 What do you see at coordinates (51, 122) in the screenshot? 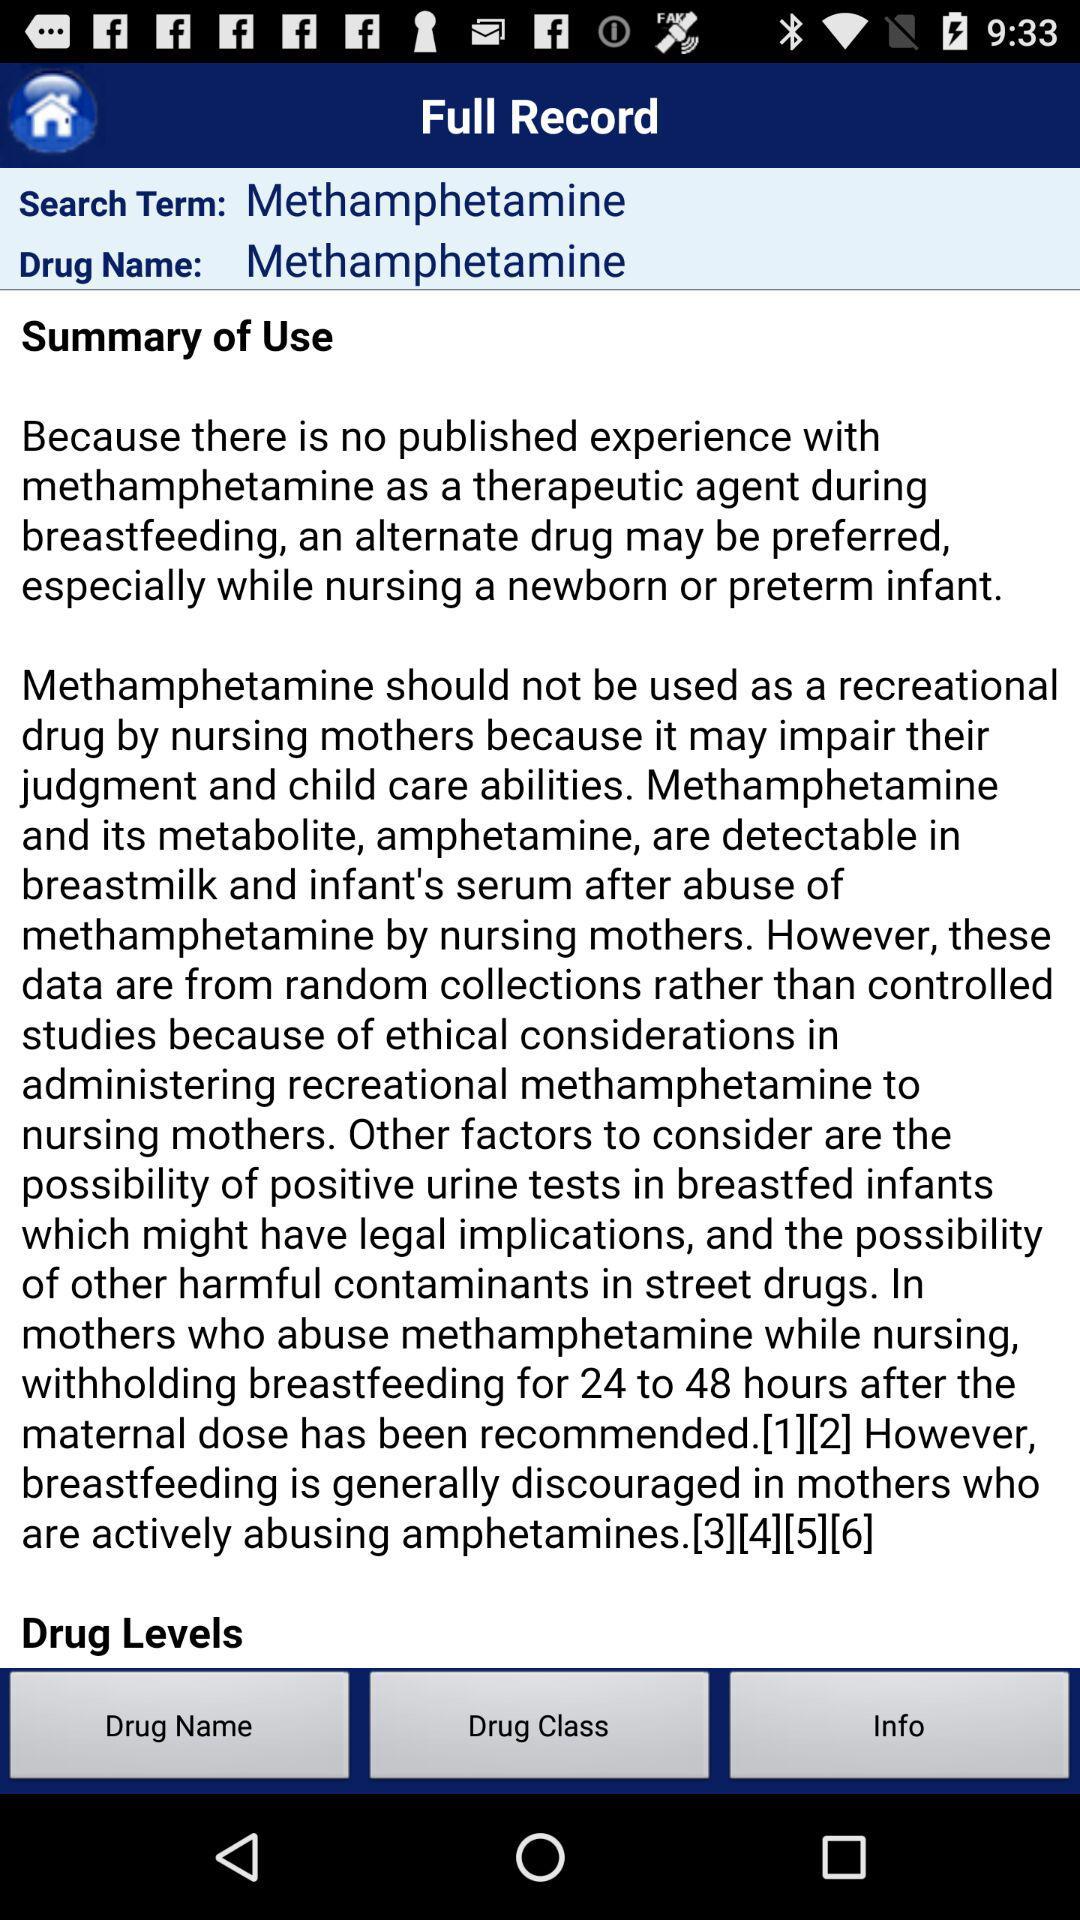
I see `the home icon` at bounding box center [51, 122].